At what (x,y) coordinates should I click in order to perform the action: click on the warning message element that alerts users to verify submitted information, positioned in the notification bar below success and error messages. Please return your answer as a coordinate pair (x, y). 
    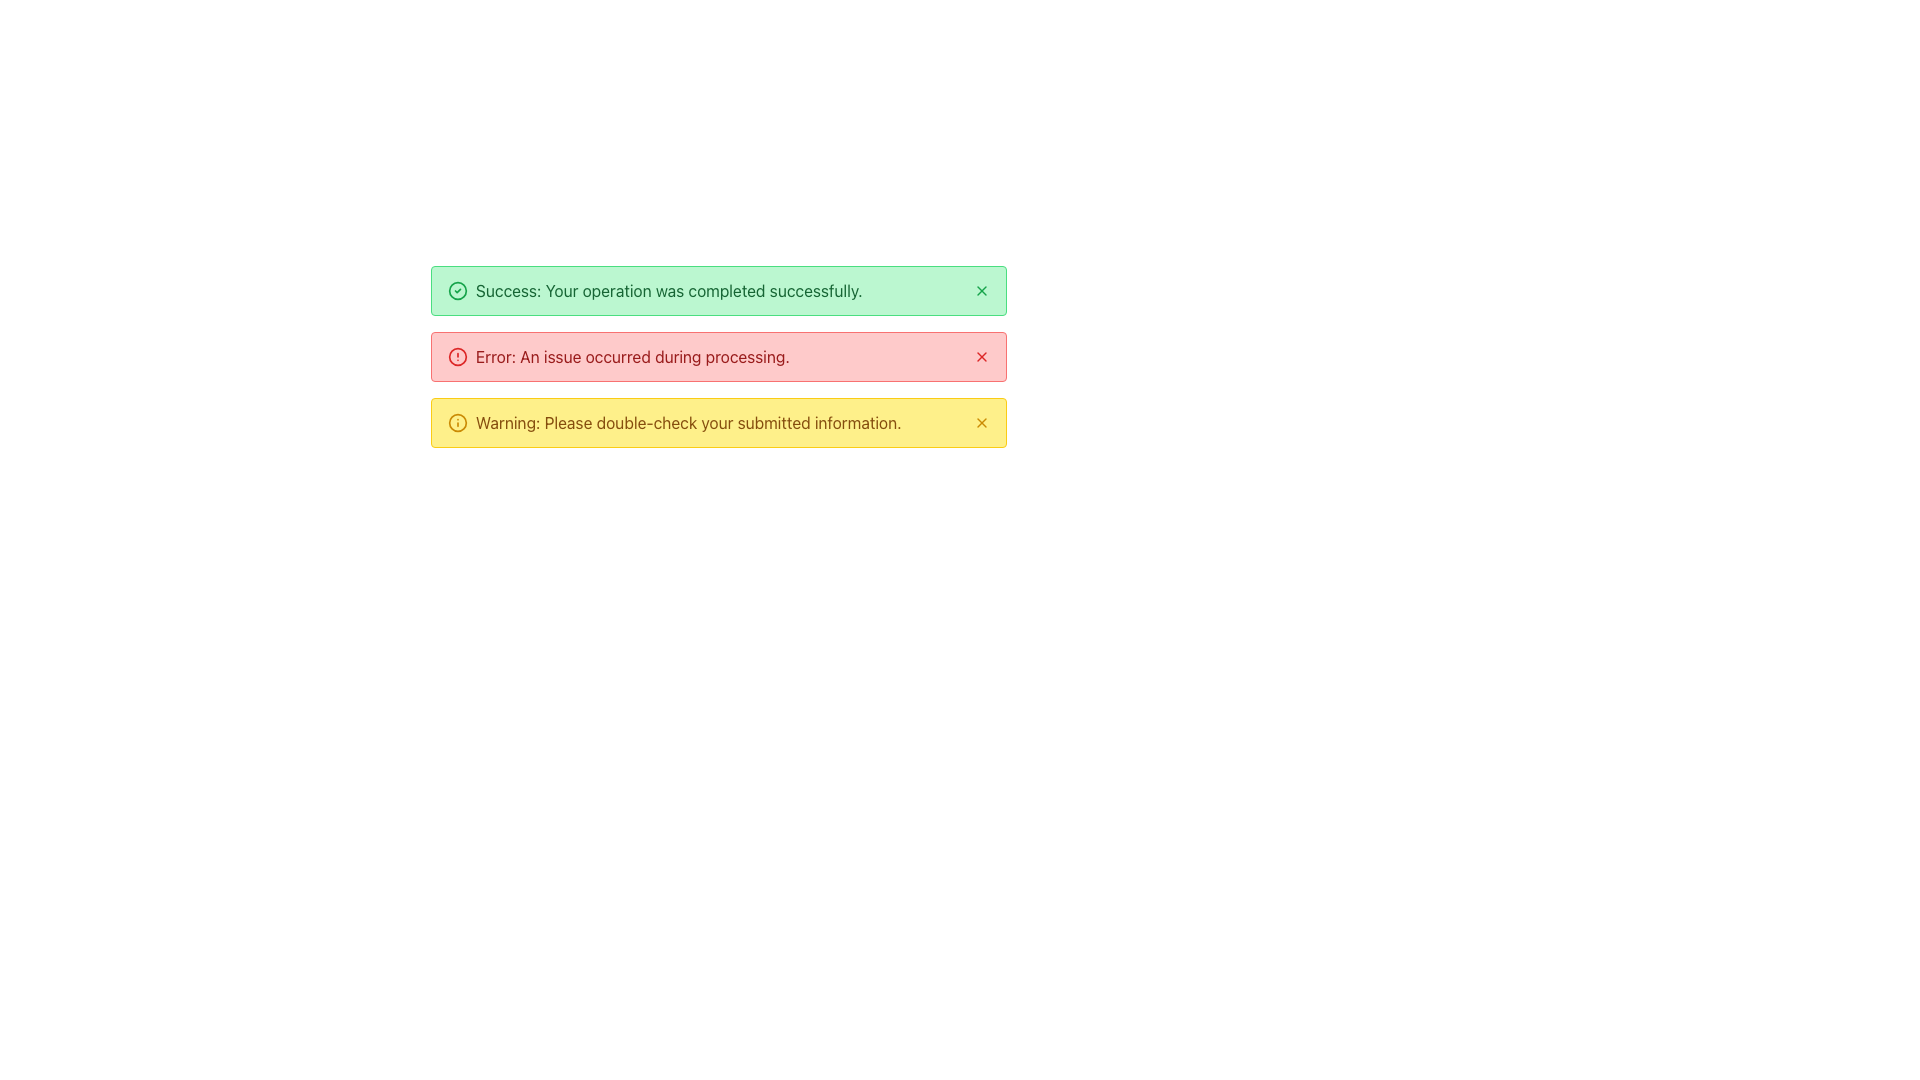
    Looking at the image, I should click on (688, 422).